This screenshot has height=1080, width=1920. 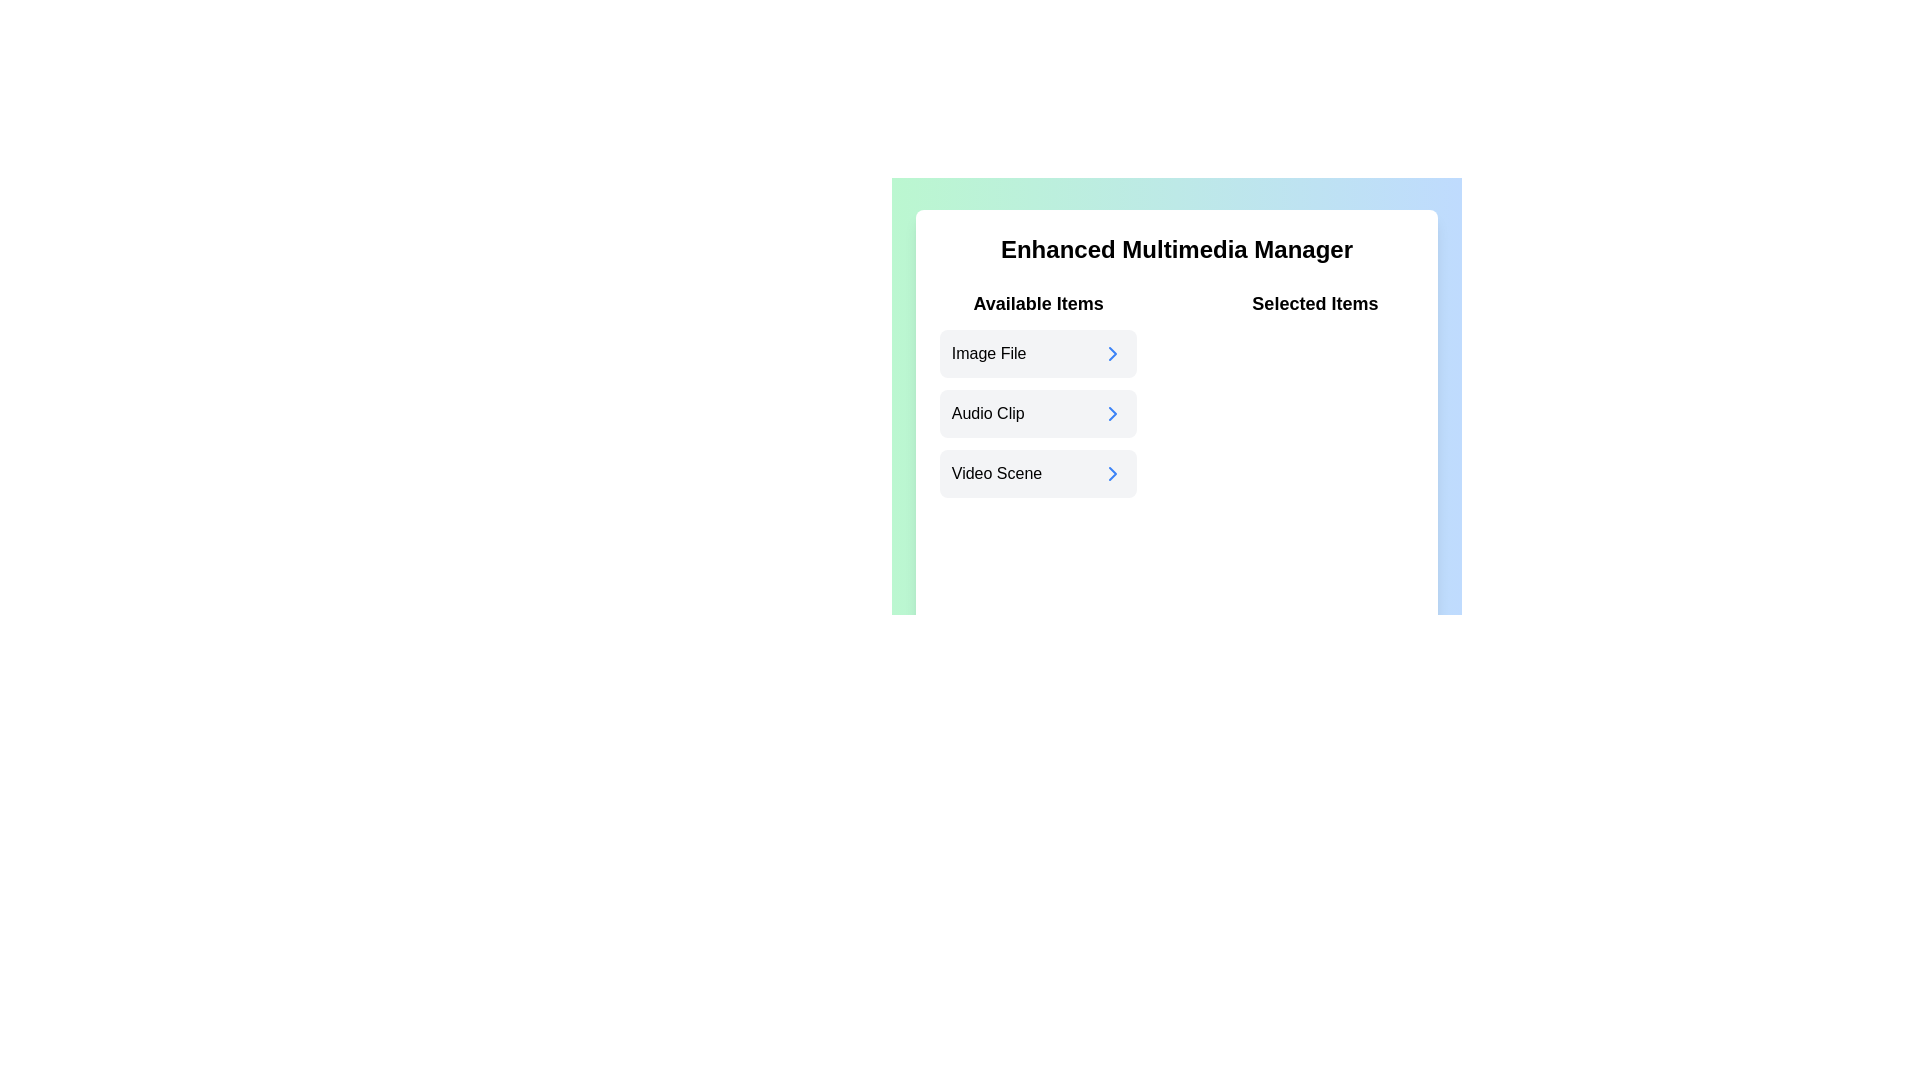 I want to click on the list item labeled 'Audio Clip' in the vertical list under 'Available Items', so click(x=1038, y=393).